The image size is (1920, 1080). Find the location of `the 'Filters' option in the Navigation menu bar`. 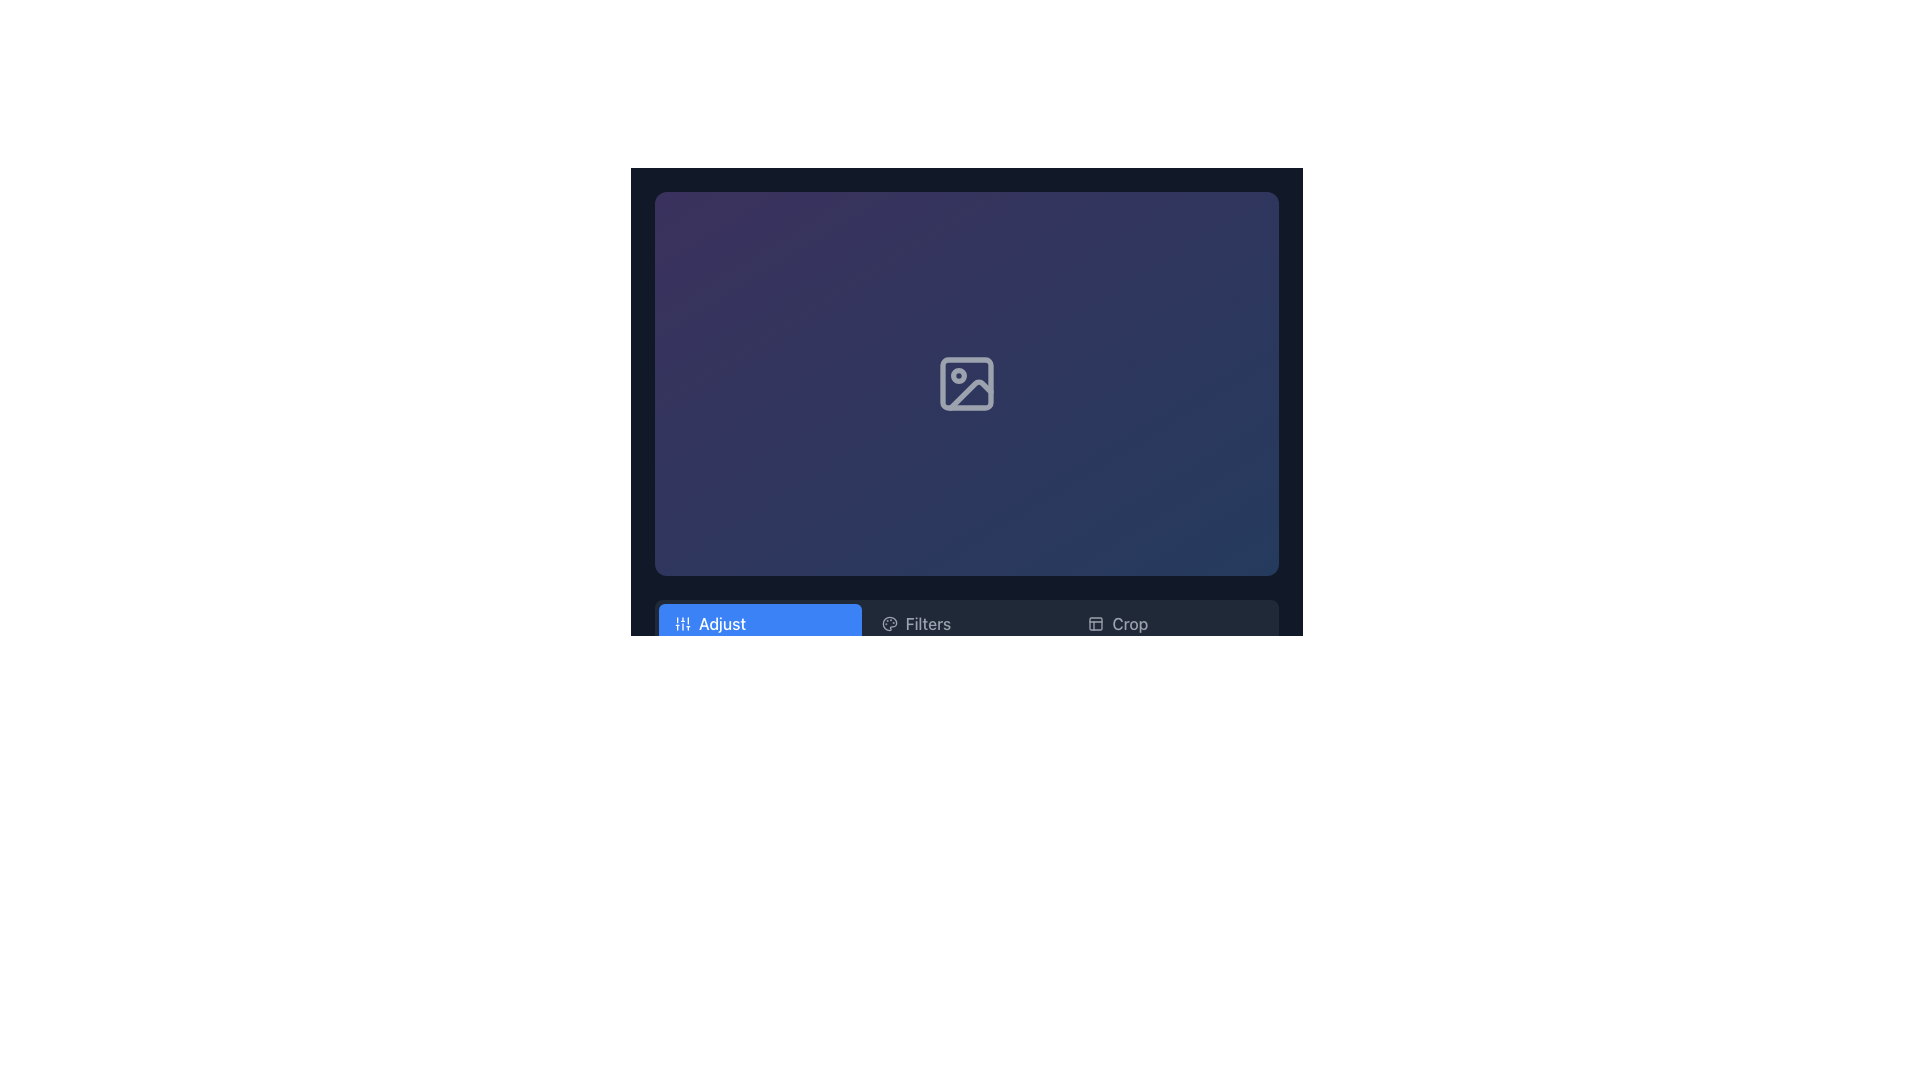

the 'Filters' option in the Navigation menu bar is located at coordinates (966, 623).